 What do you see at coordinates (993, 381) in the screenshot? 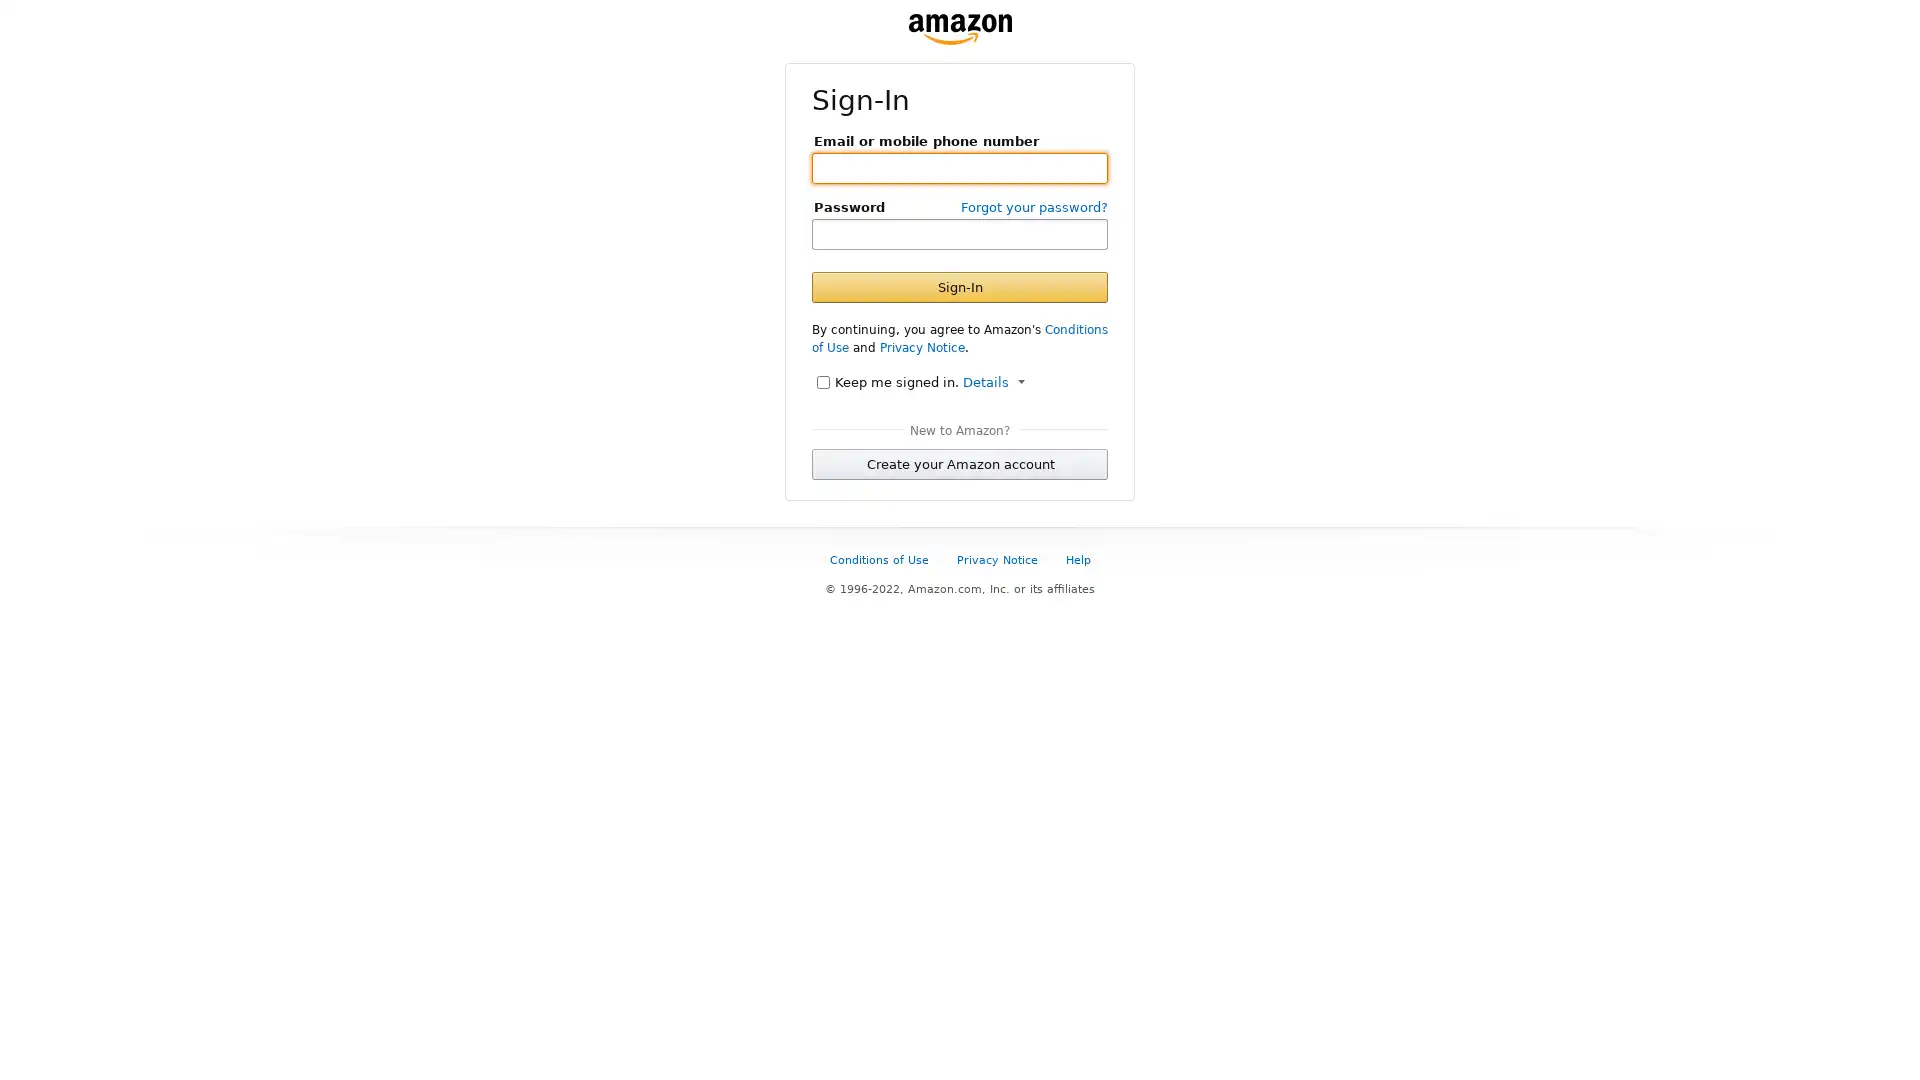
I see `Details` at bounding box center [993, 381].